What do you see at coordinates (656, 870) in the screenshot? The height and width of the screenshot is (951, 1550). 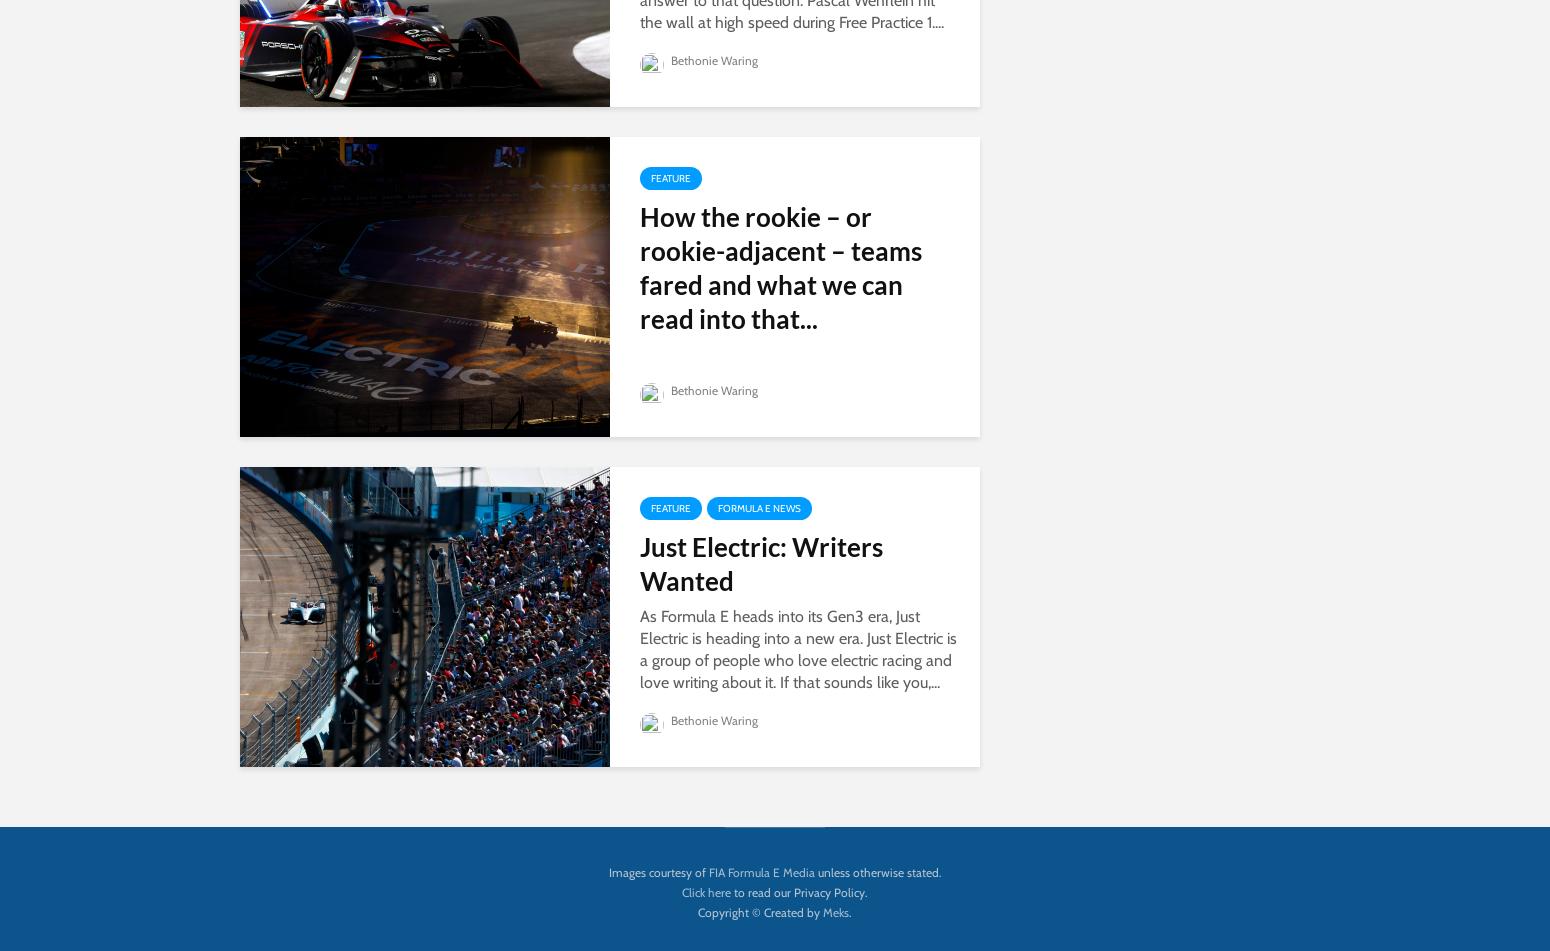 I see `'Images courtesy of'` at bounding box center [656, 870].